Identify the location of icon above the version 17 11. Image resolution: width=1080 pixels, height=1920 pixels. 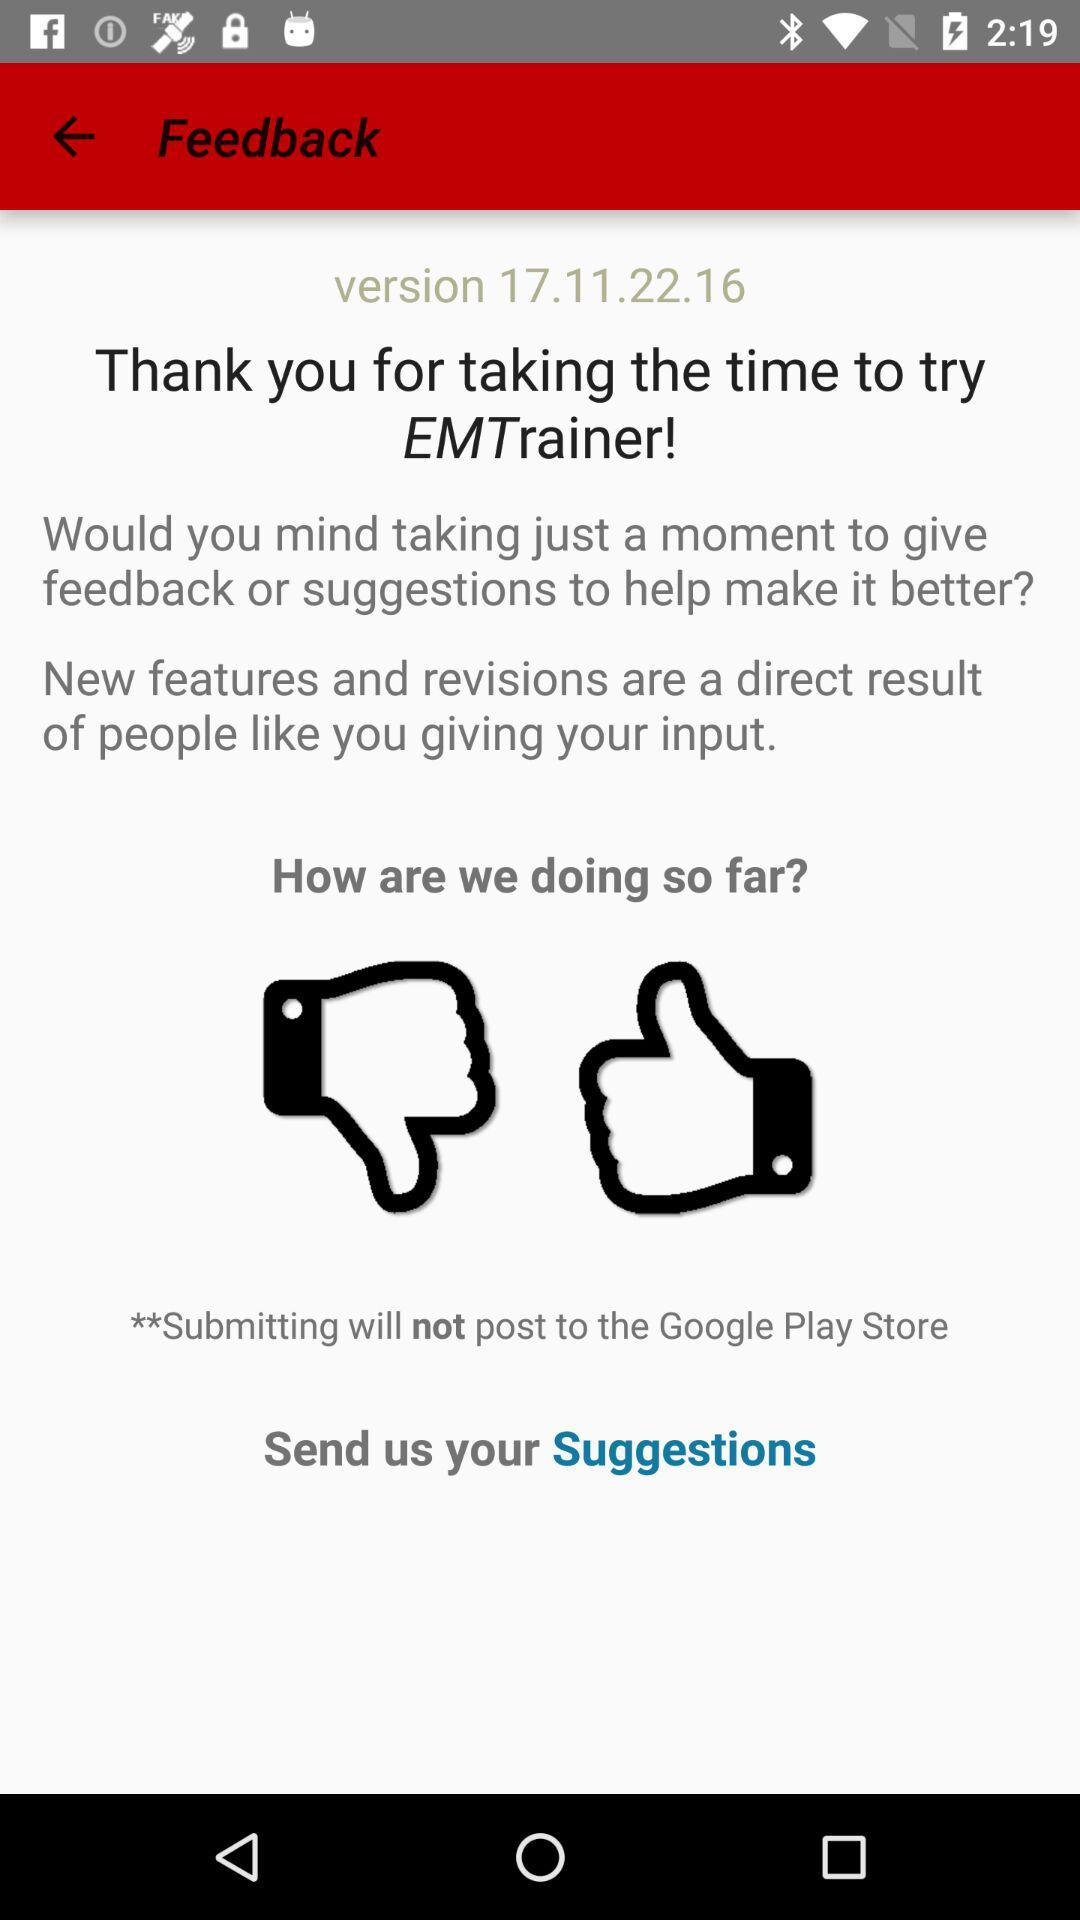
(72, 135).